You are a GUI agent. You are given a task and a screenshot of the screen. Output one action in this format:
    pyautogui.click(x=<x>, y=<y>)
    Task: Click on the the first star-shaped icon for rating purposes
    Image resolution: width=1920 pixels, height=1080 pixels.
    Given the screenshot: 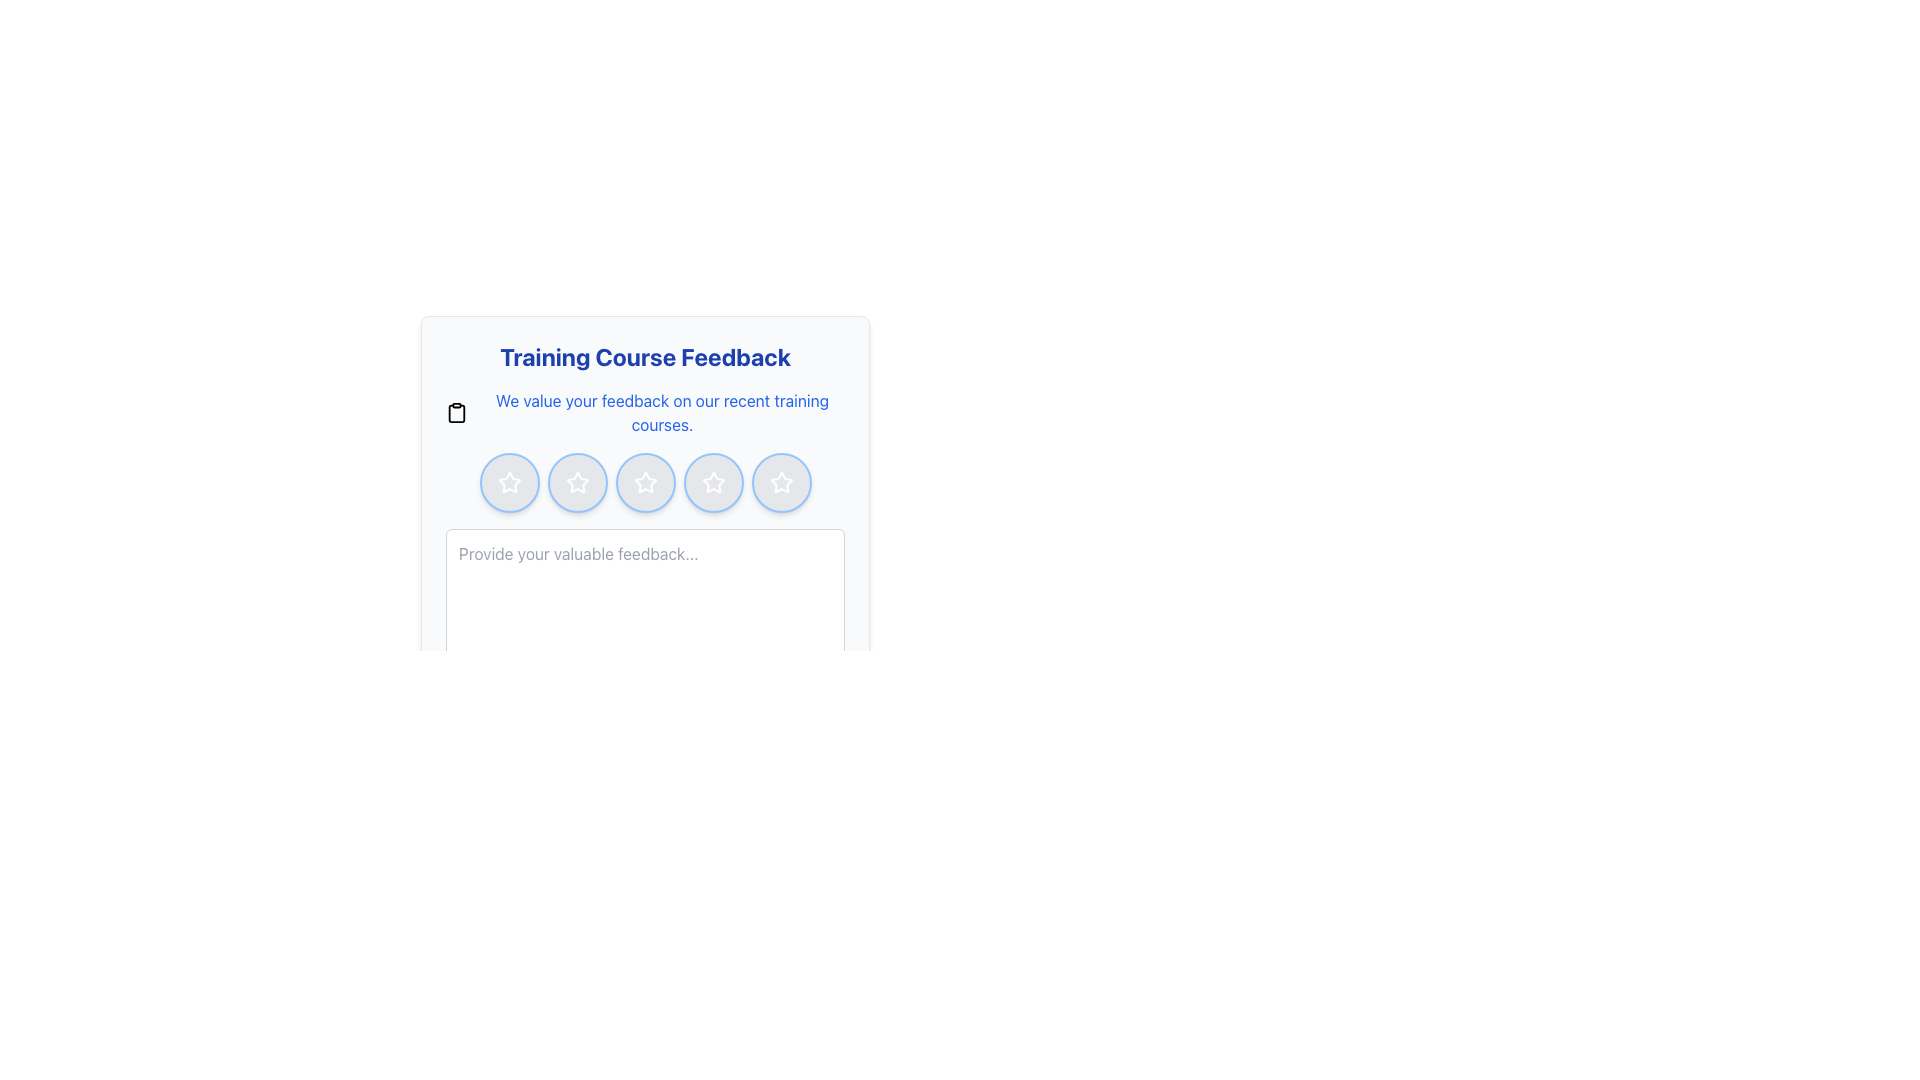 What is the action you would take?
    pyautogui.click(x=509, y=482)
    